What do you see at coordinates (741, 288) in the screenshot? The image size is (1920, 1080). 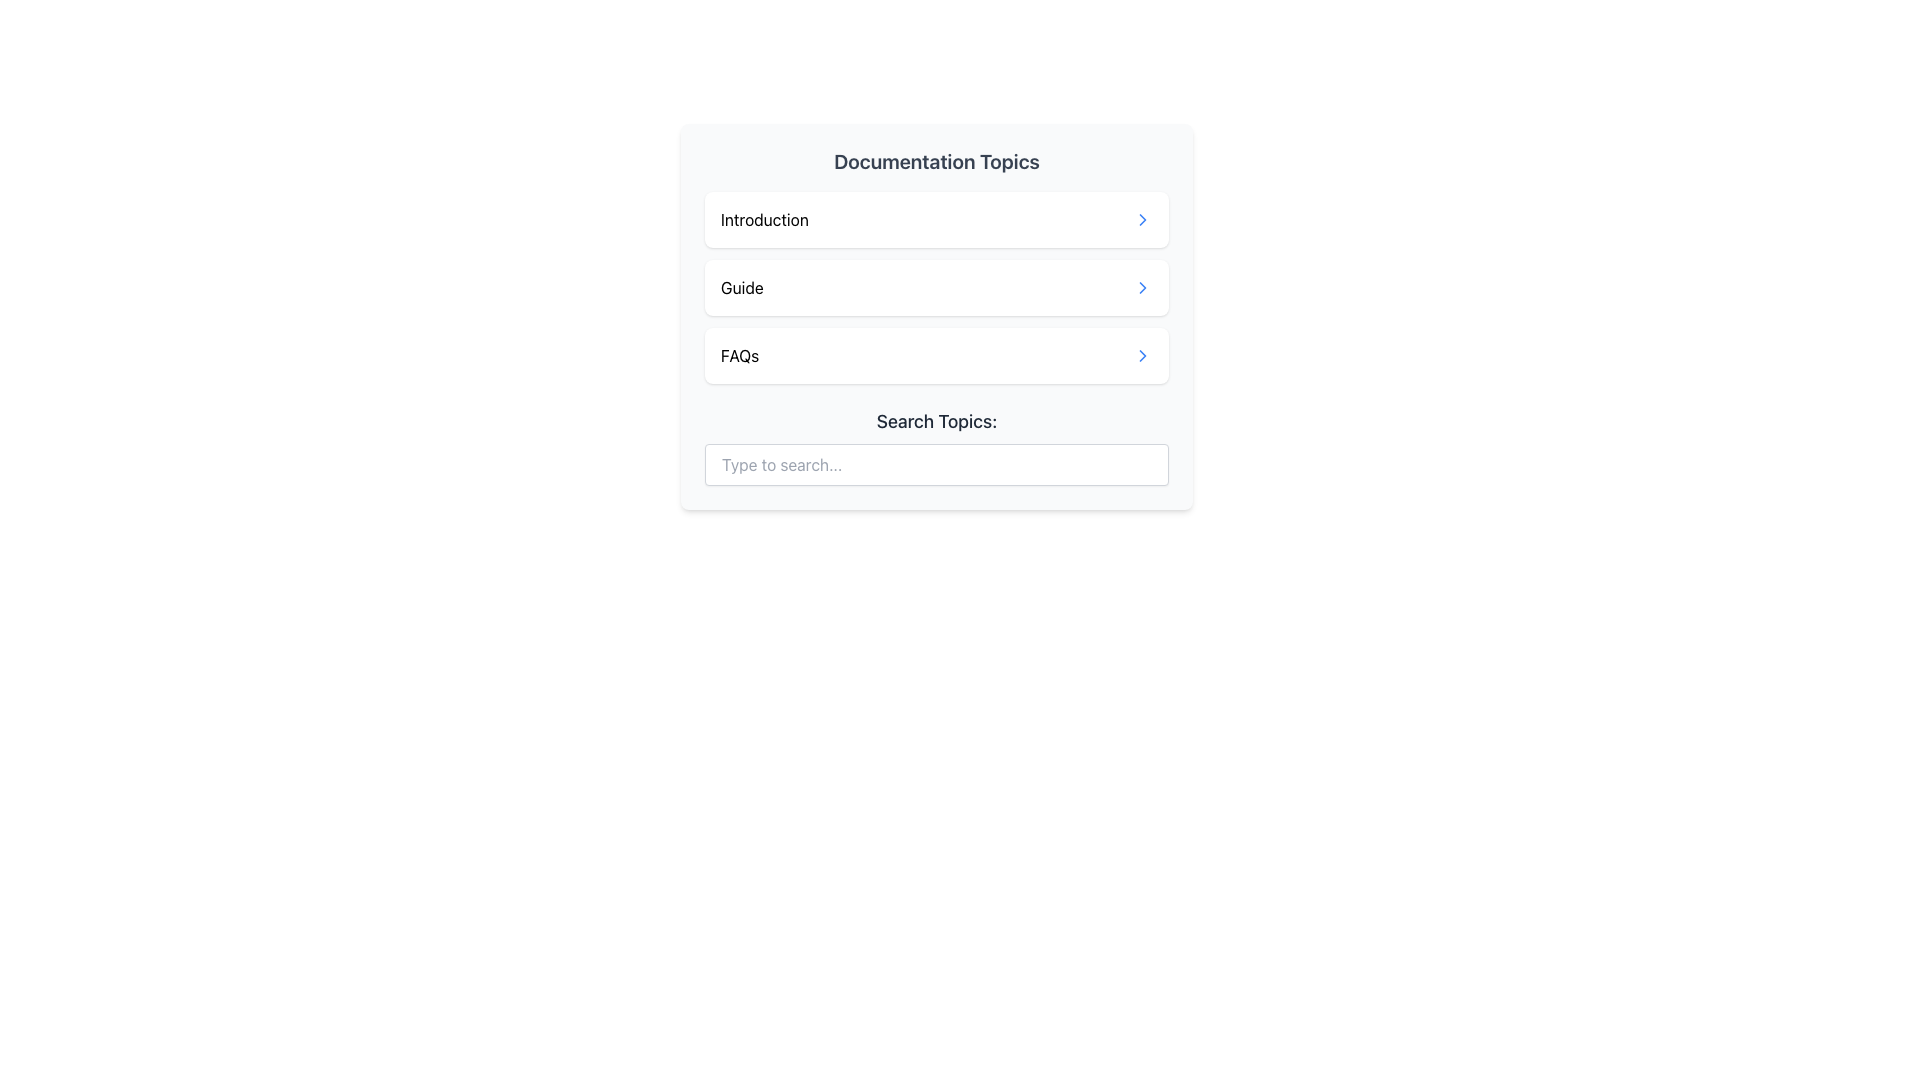 I see `the textual label 'Guide' which is centrally aligned within the 'Documentation Topics' list, located below 'Introduction' and above 'FAQs'` at bounding box center [741, 288].